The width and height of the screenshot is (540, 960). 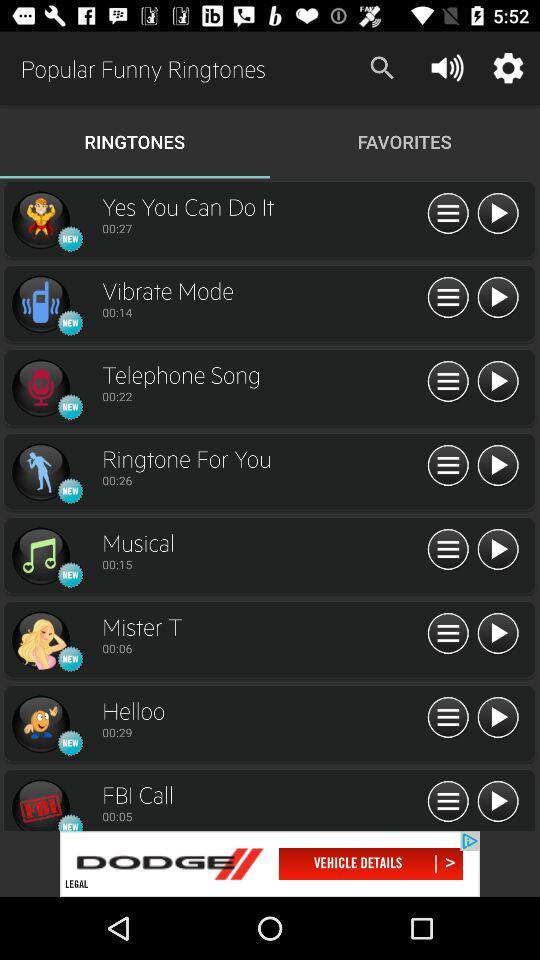 I want to click on more details, so click(x=448, y=297).